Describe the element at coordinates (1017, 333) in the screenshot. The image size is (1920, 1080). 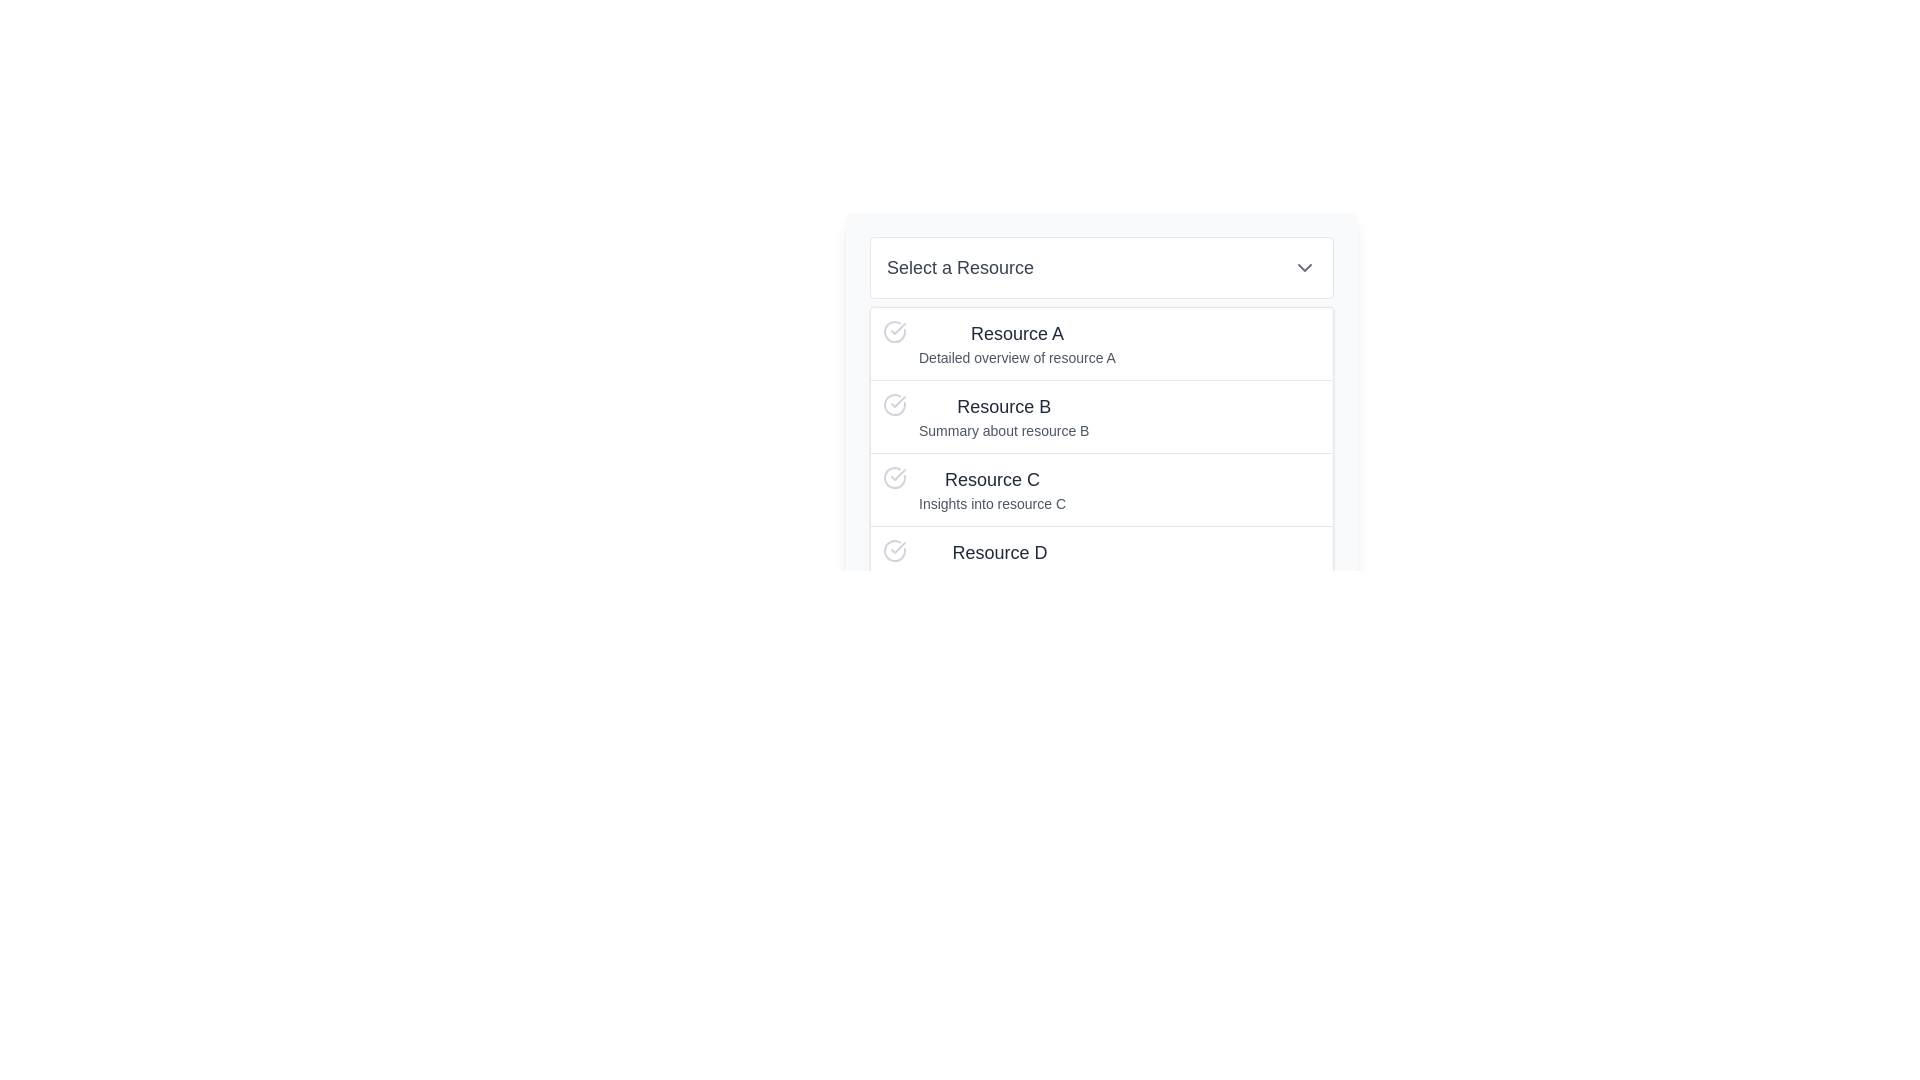
I see `the text label identifying the selectable resource named 'Resource A'` at that location.